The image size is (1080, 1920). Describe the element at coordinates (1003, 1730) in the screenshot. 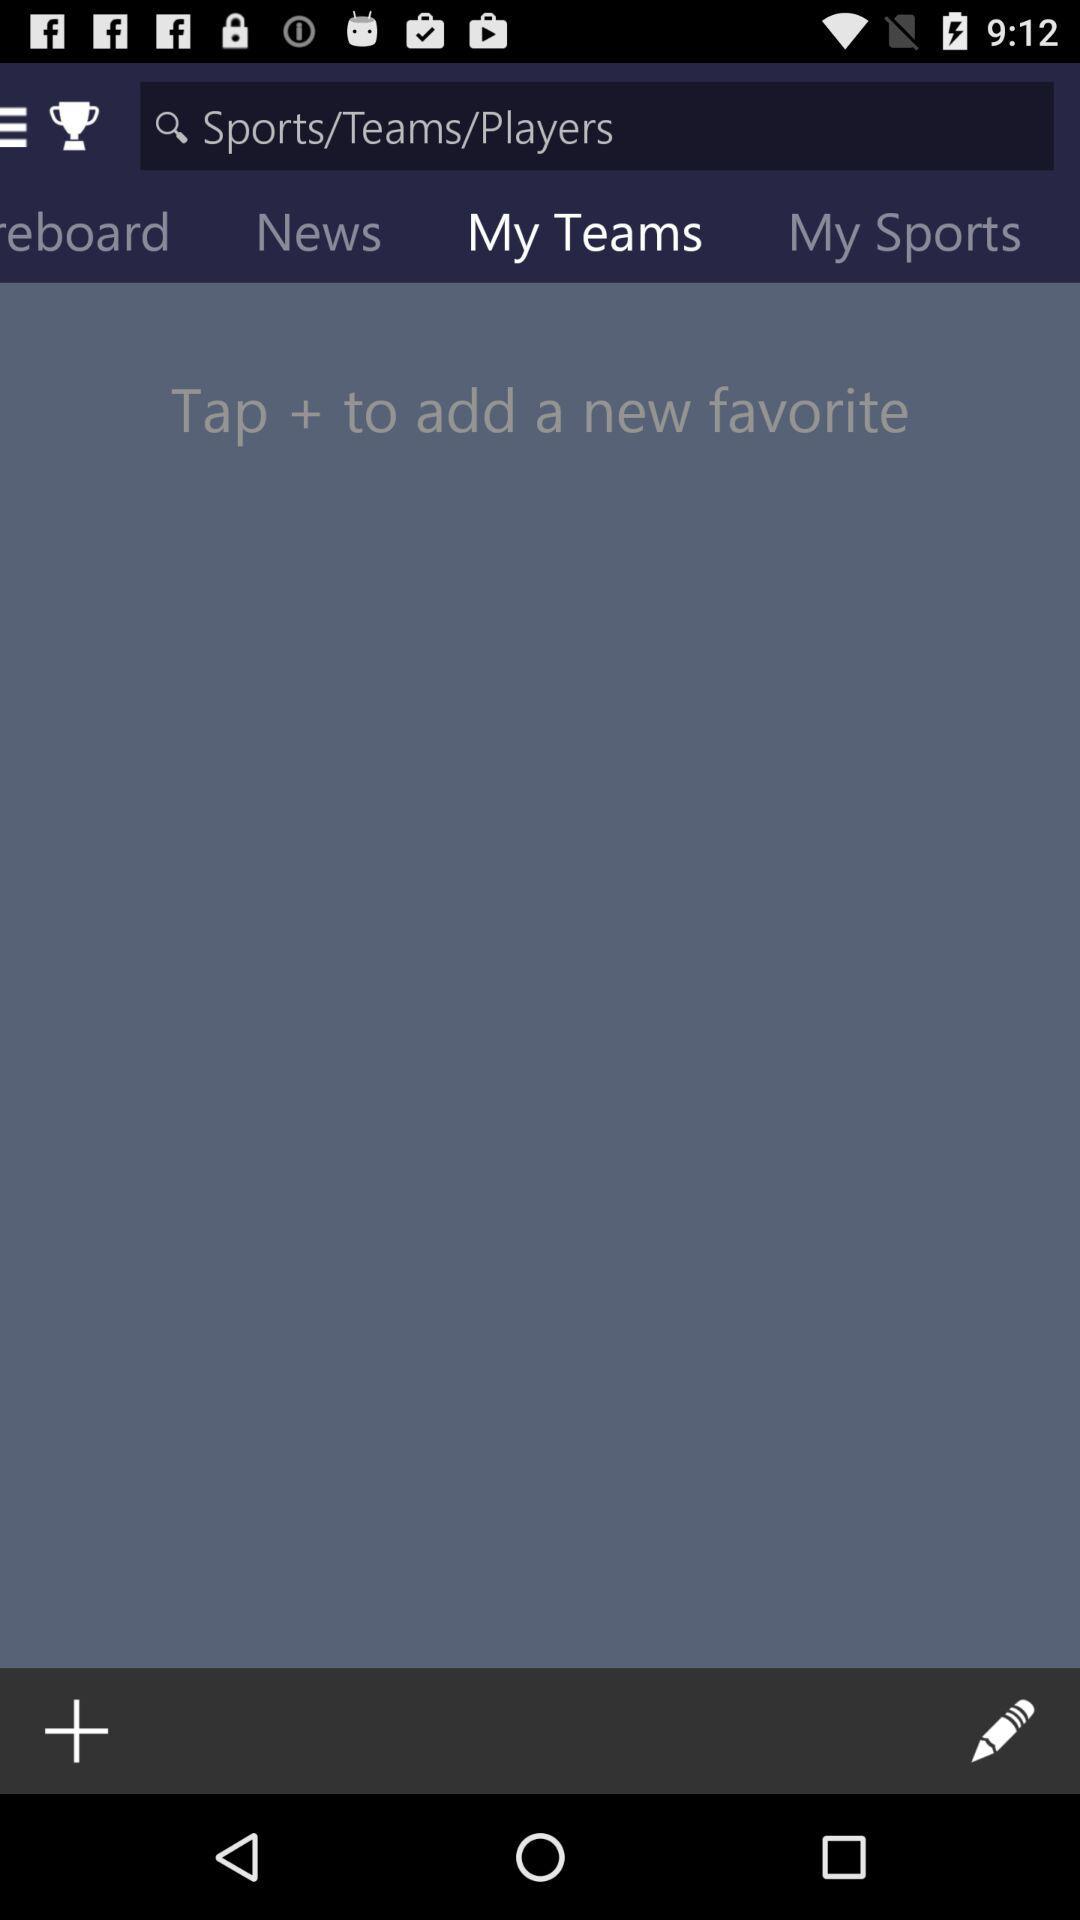

I see `the icon at the bottom right corner` at that location.